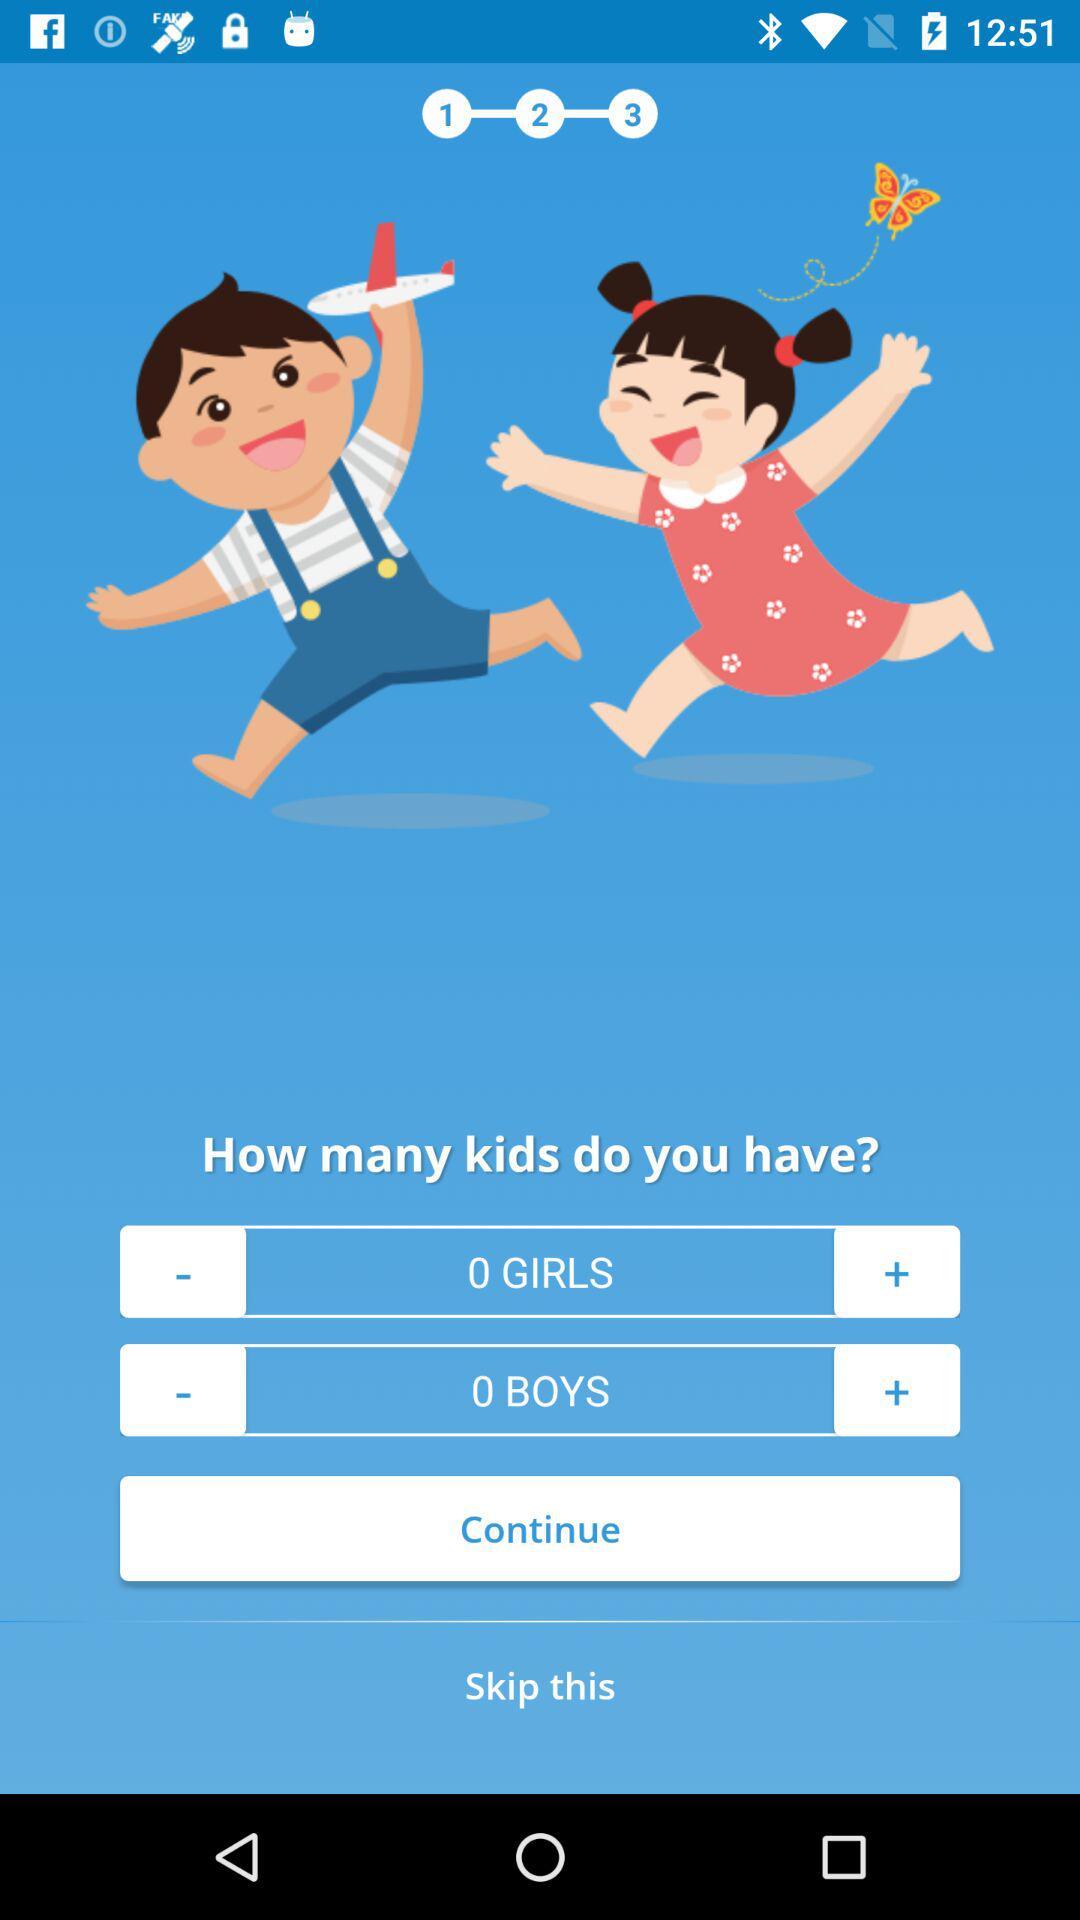  Describe the element at coordinates (896, 1389) in the screenshot. I see `icon next to 0 boys icon` at that location.